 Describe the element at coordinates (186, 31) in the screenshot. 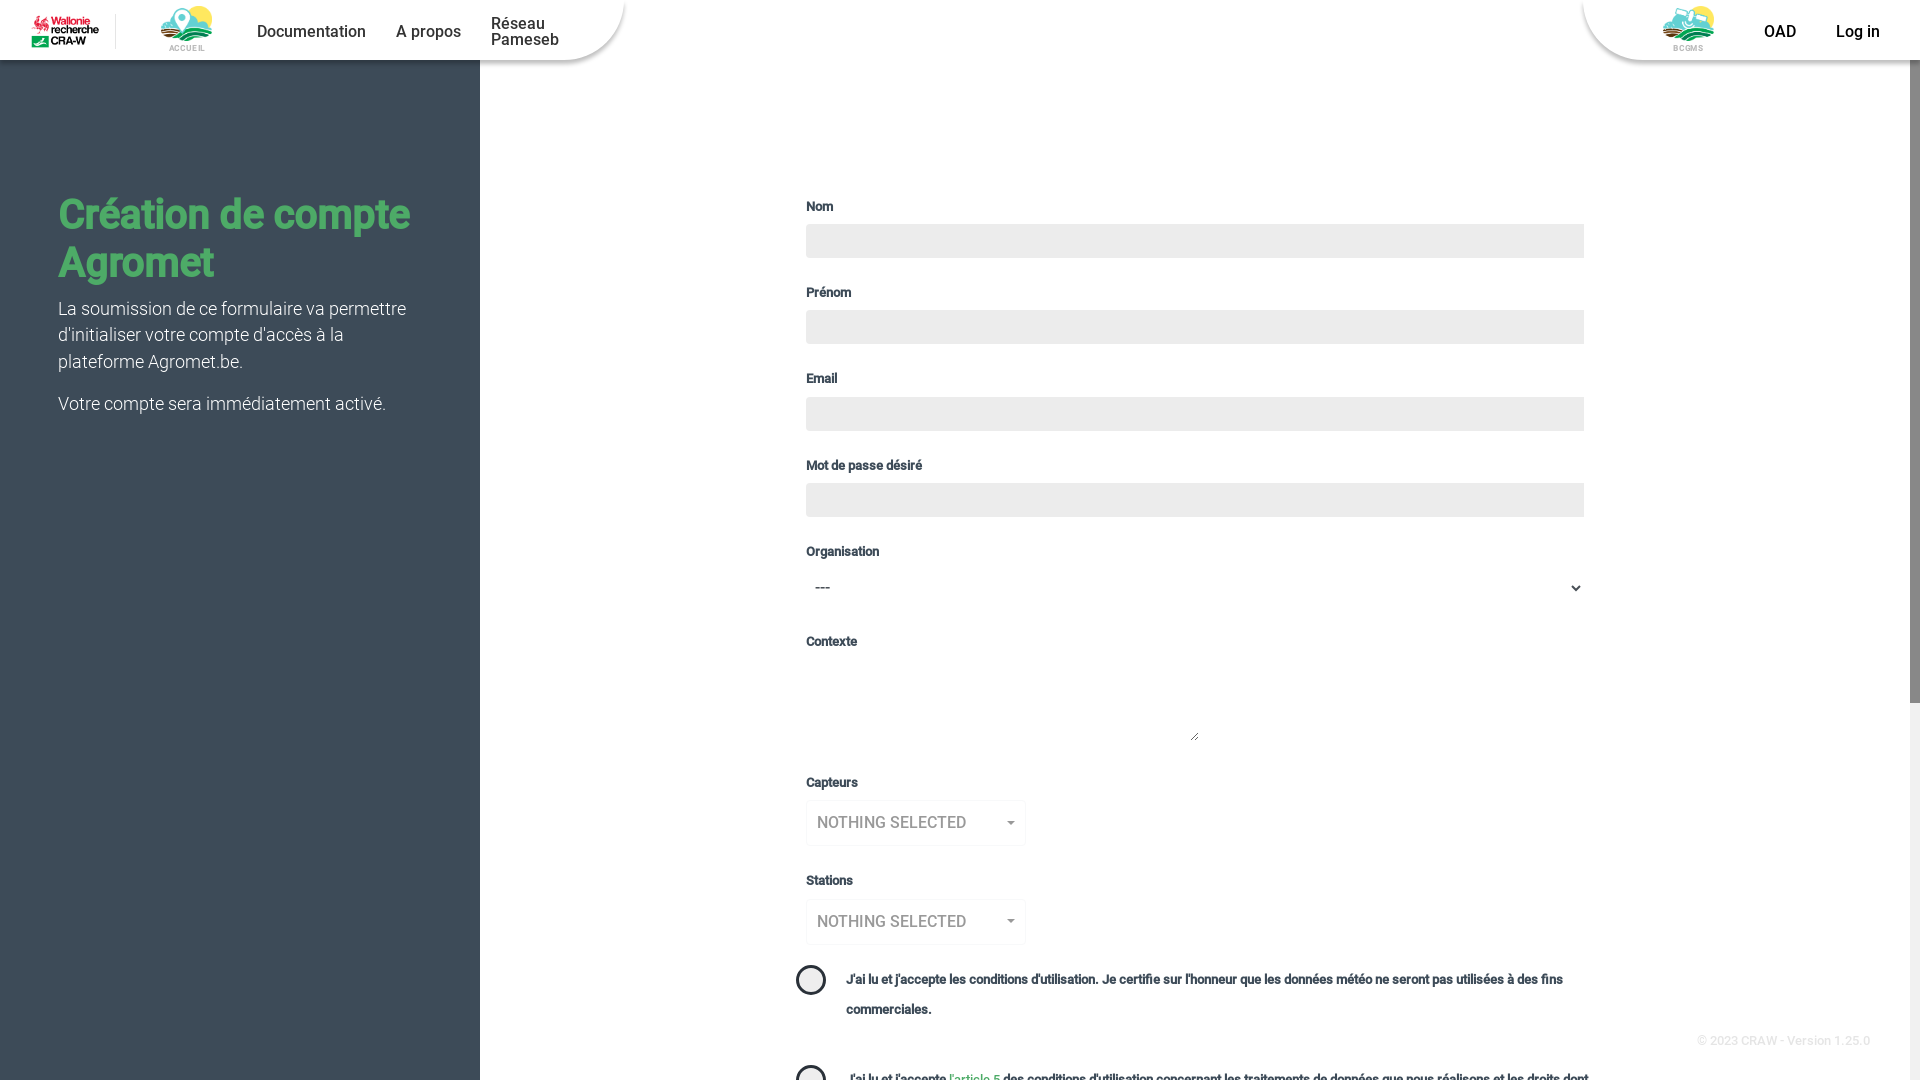

I see `'ACCUEIL'` at that location.